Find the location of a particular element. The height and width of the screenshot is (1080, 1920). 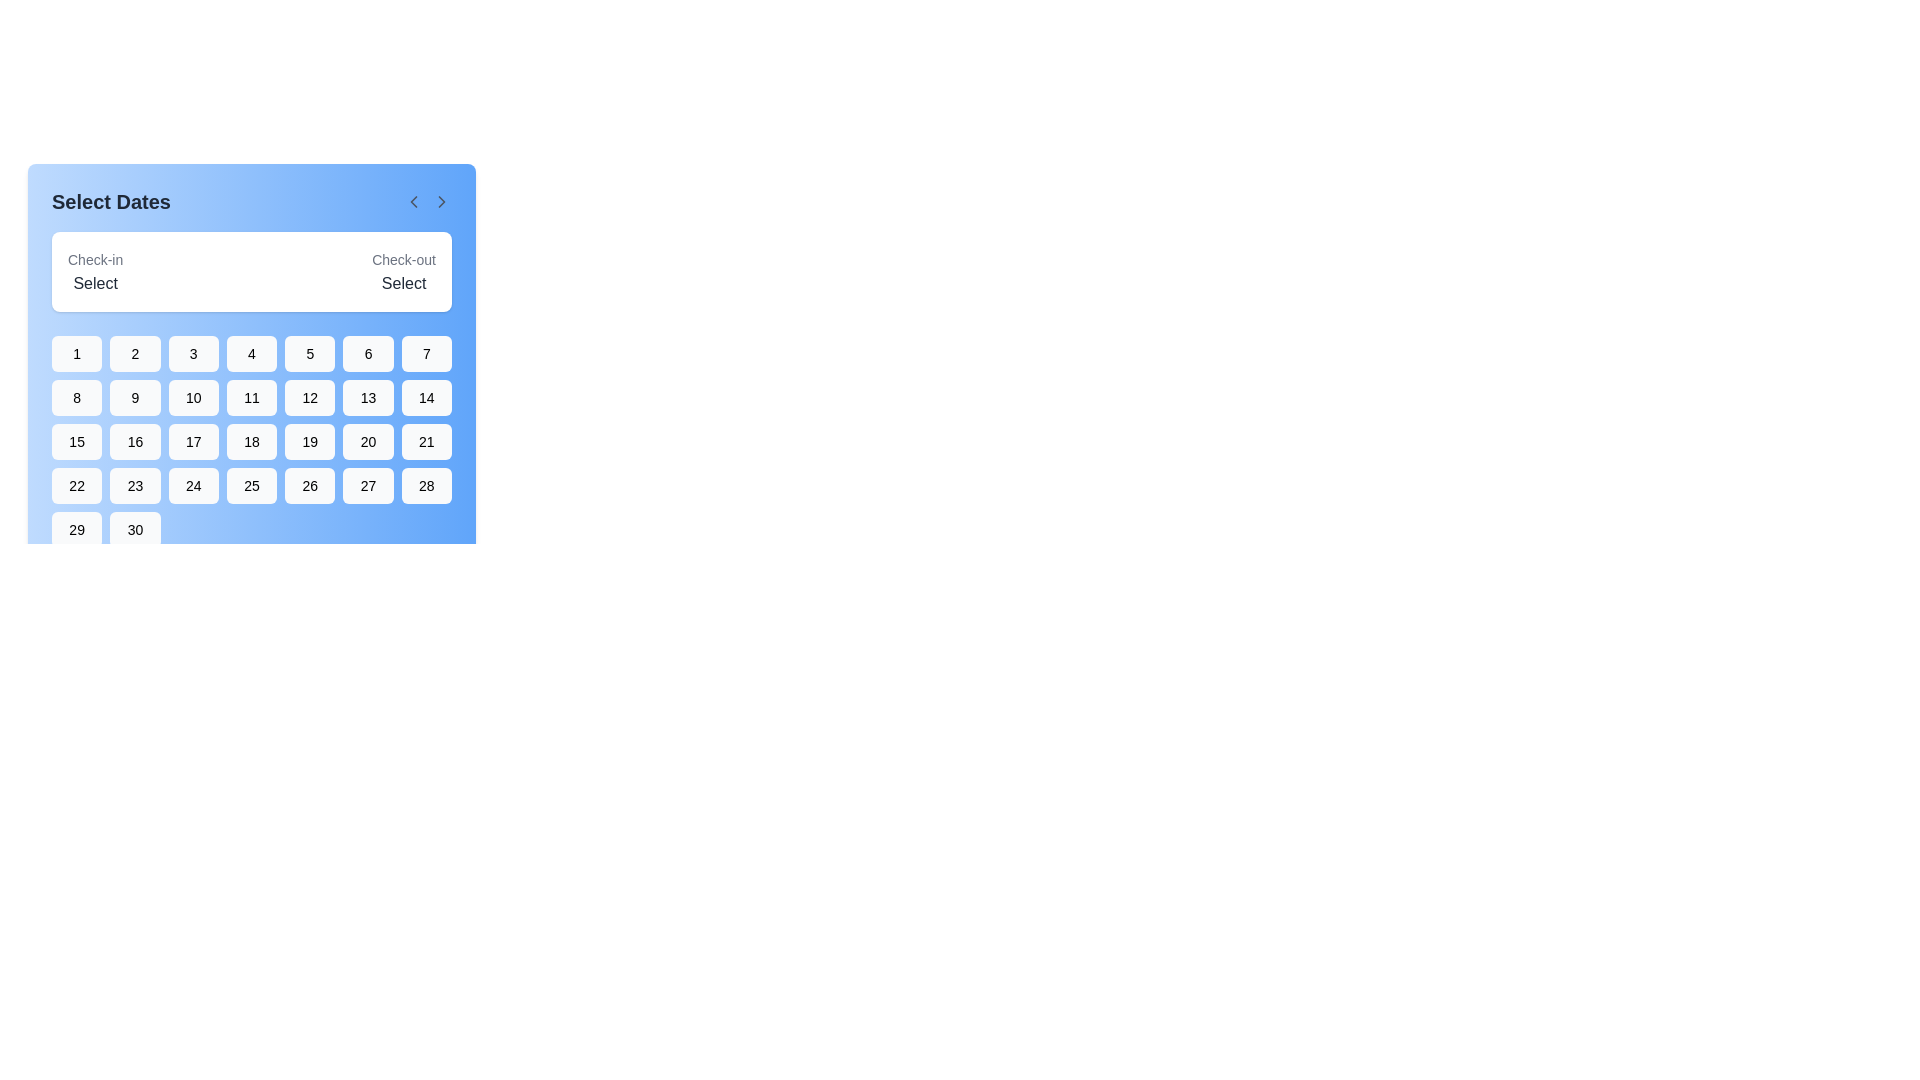

the rectangular button with rounded corners and the text '15' is located at coordinates (77, 441).